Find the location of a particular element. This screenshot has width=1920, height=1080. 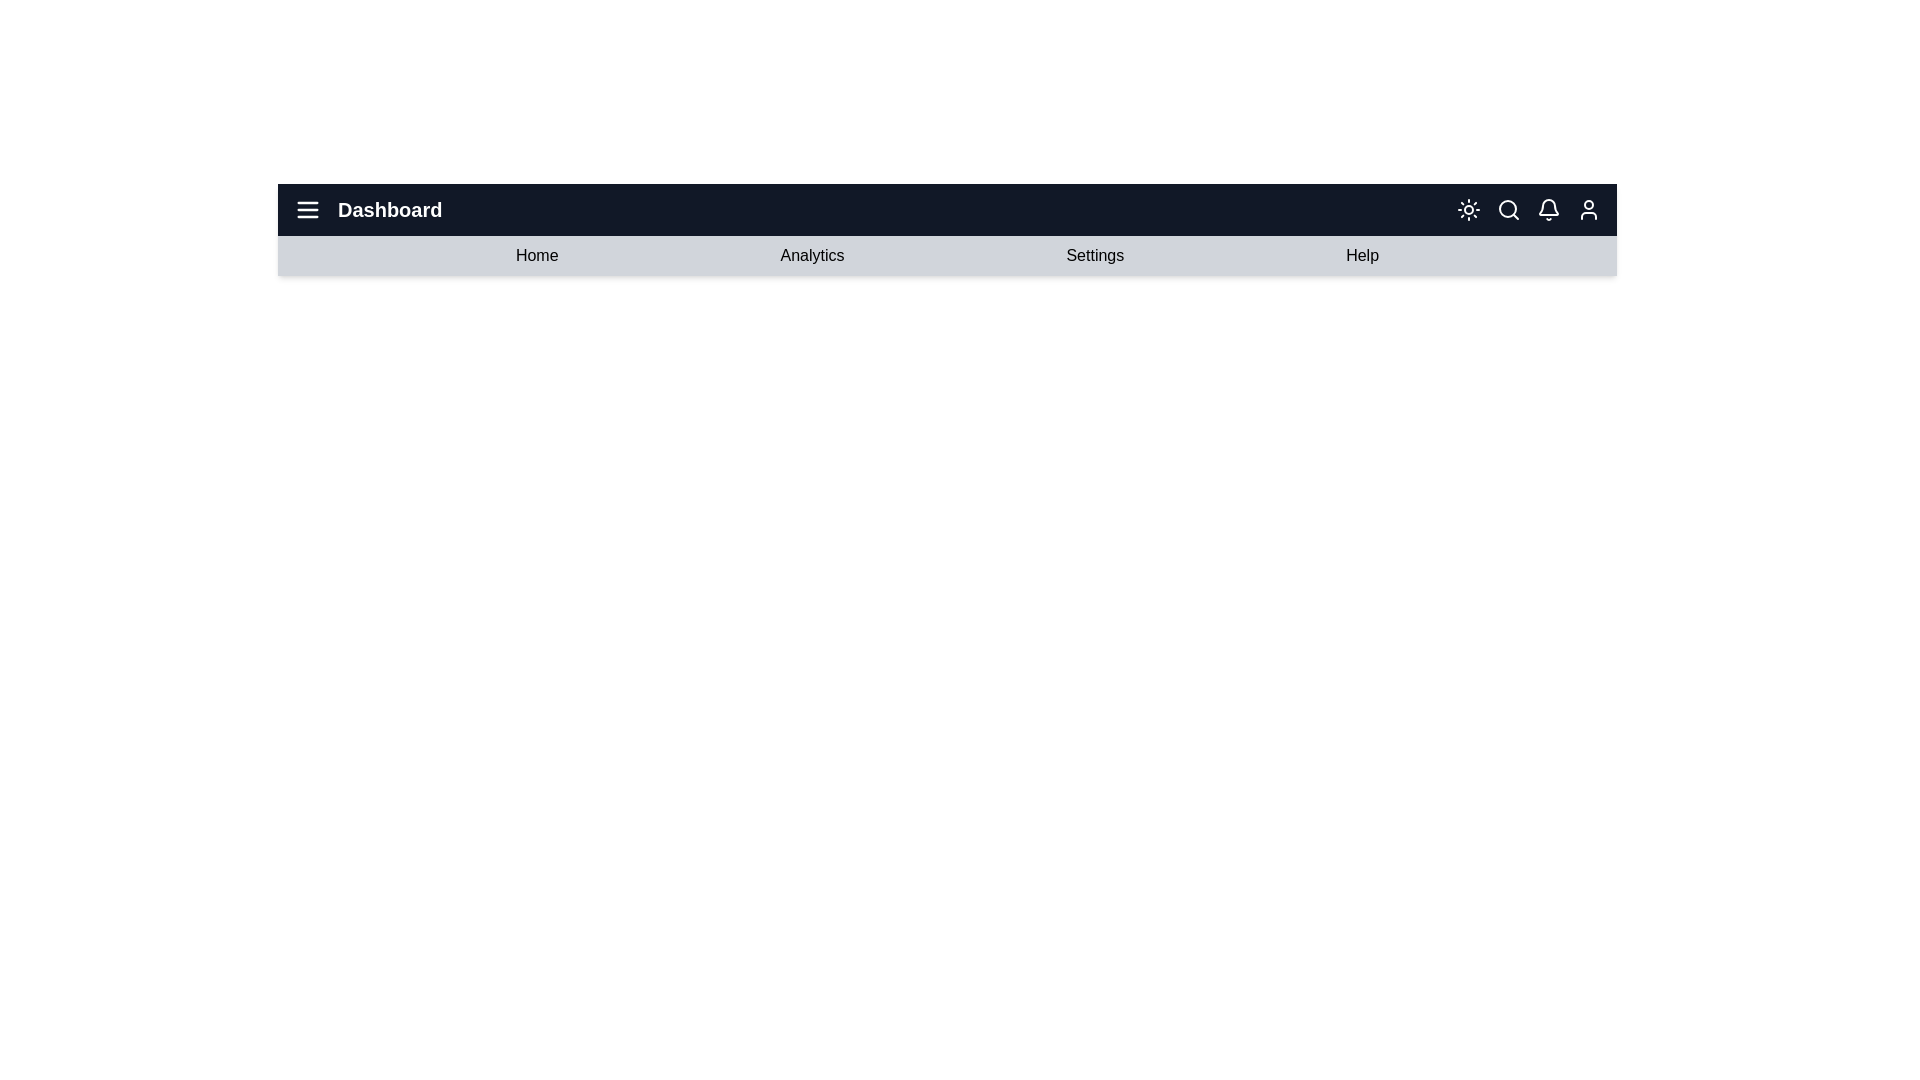

the search icon to open the search functionality is located at coordinates (1508, 209).